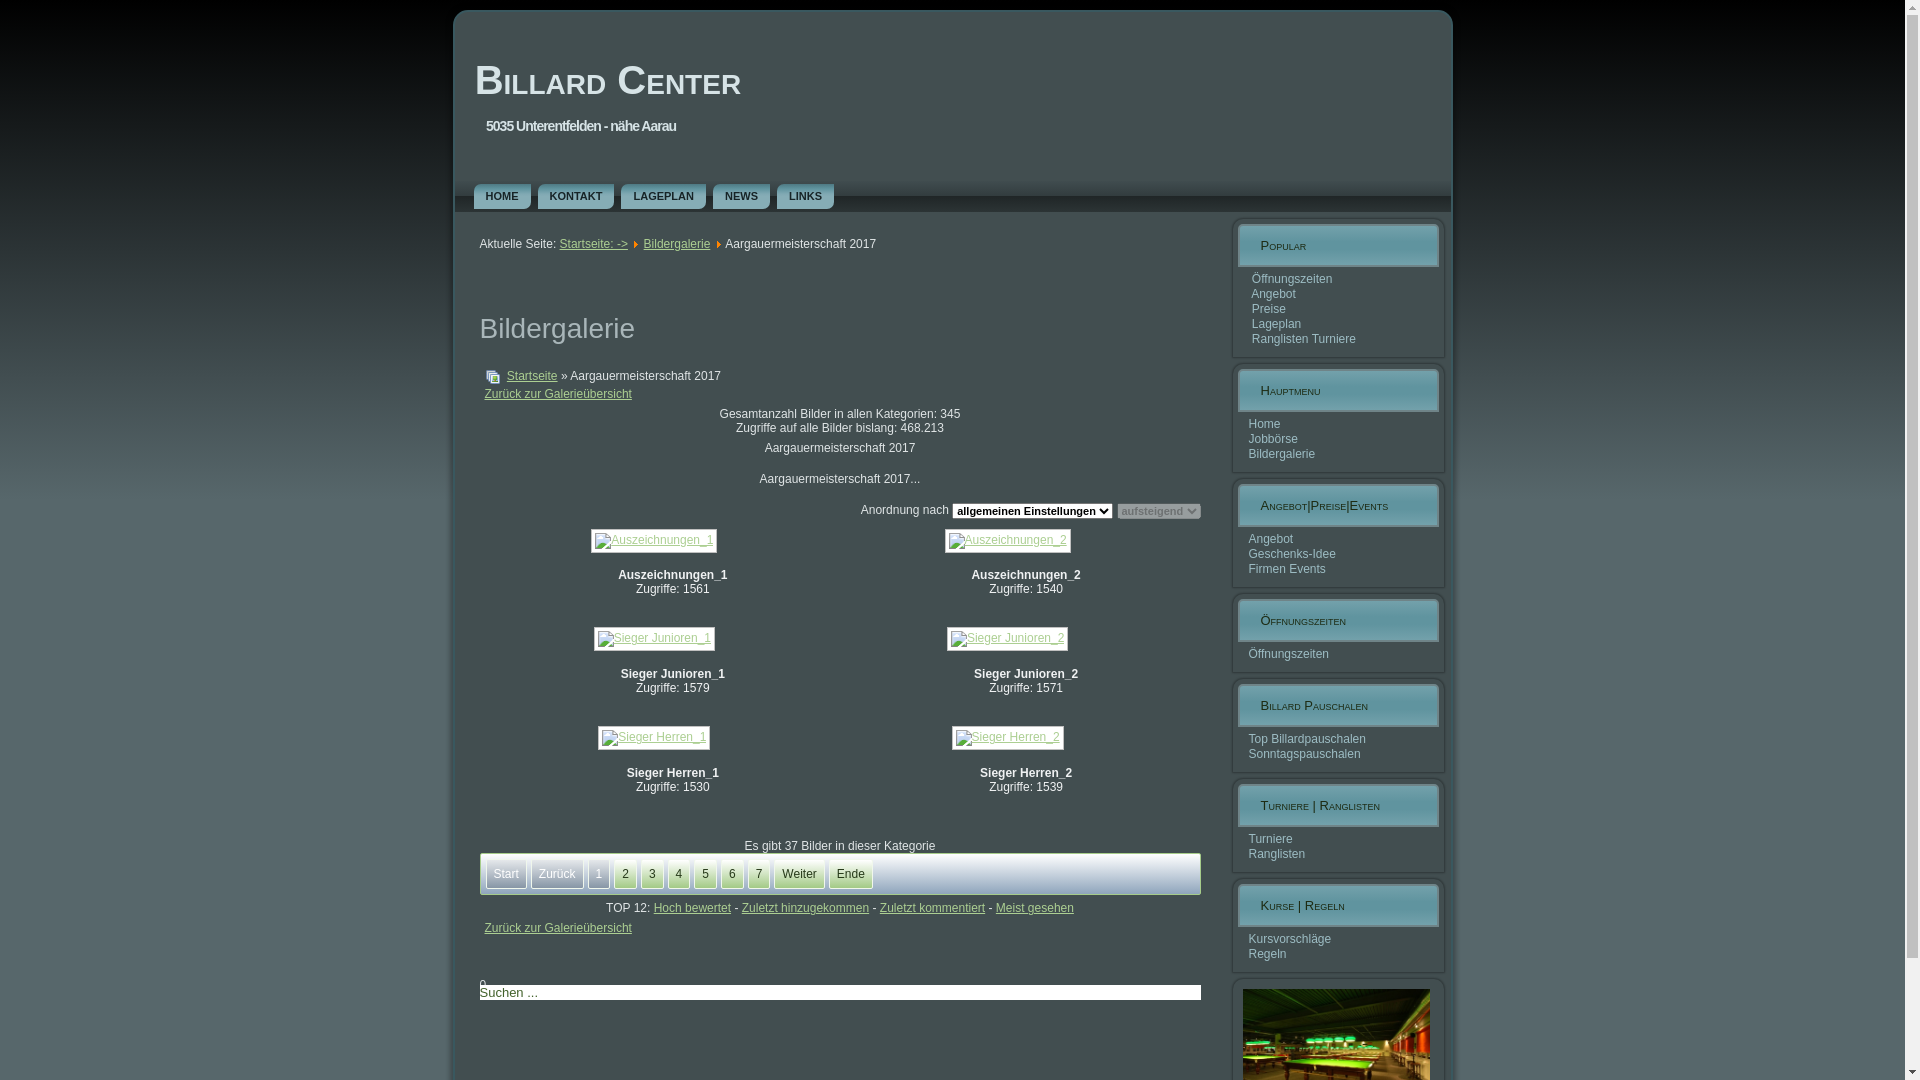 The width and height of the screenshot is (1920, 1080). What do you see at coordinates (679, 873) in the screenshot?
I see `'4'` at bounding box center [679, 873].